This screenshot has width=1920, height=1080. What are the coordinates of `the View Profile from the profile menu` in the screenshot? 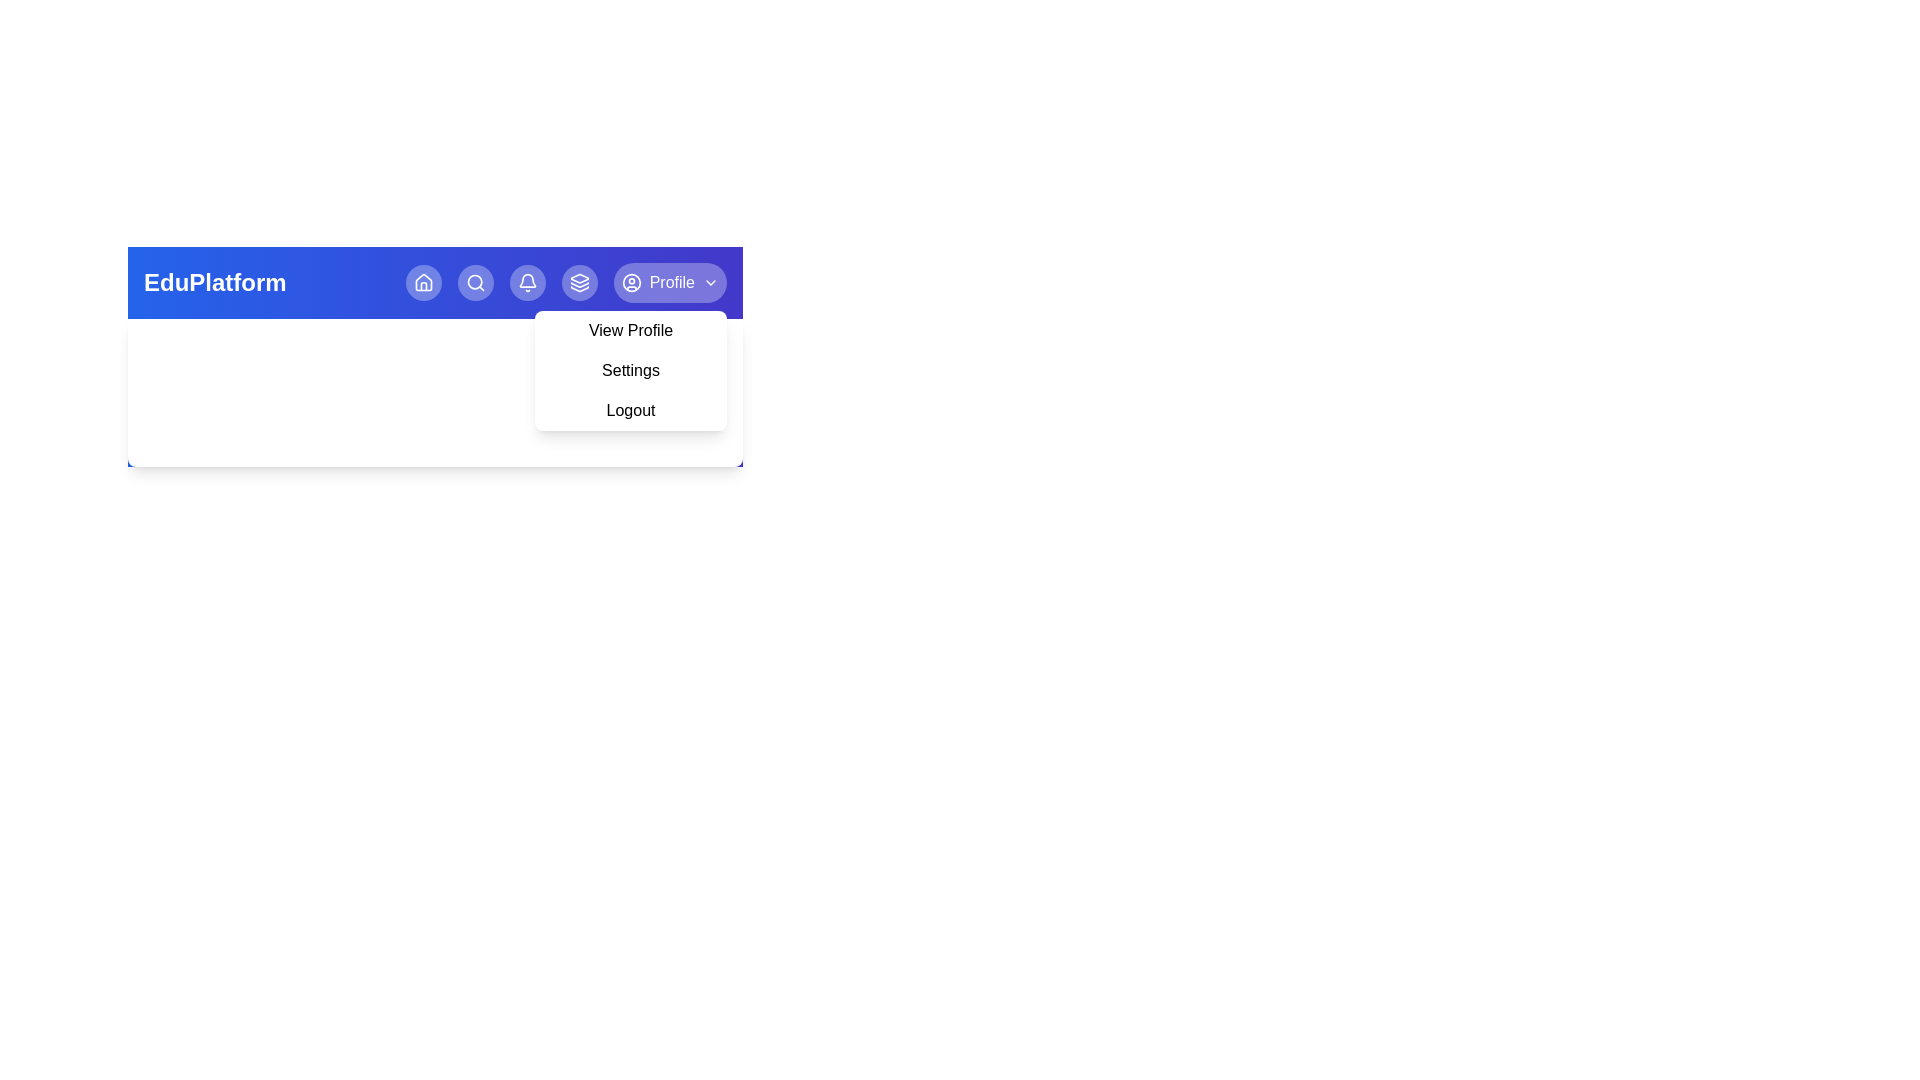 It's located at (629, 330).